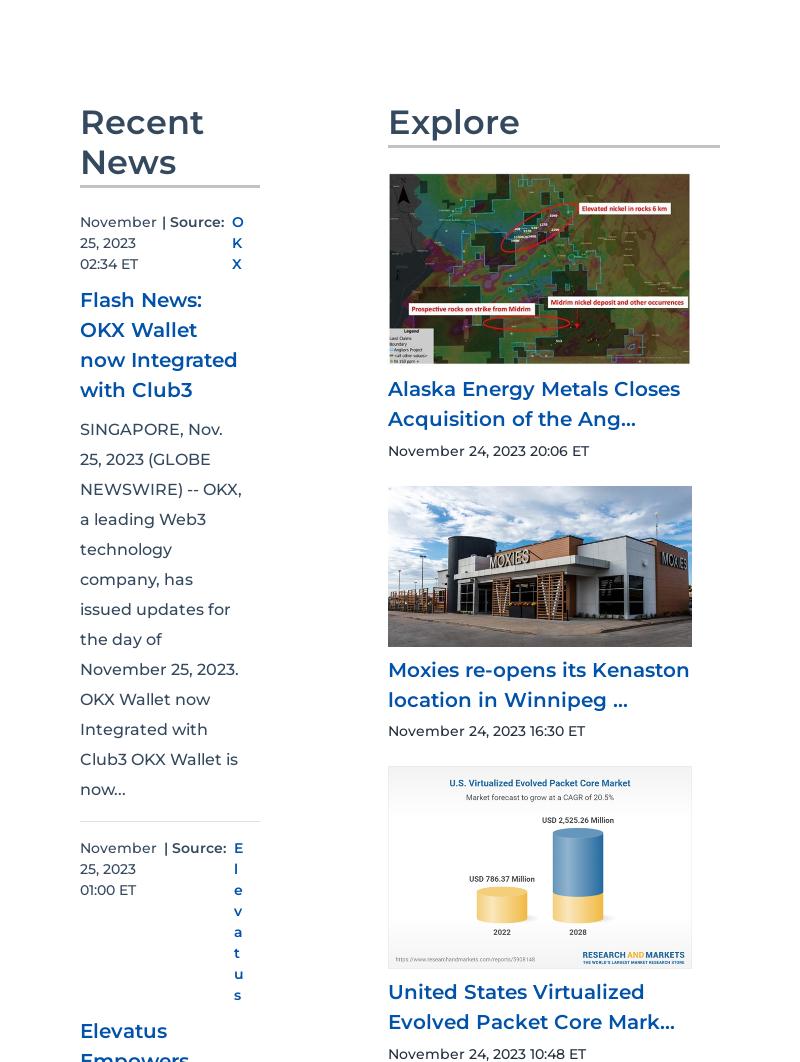 This screenshot has height=1062, width=800. What do you see at coordinates (237, 242) in the screenshot?
I see `'OKX'` at bounding box center [237, 242].